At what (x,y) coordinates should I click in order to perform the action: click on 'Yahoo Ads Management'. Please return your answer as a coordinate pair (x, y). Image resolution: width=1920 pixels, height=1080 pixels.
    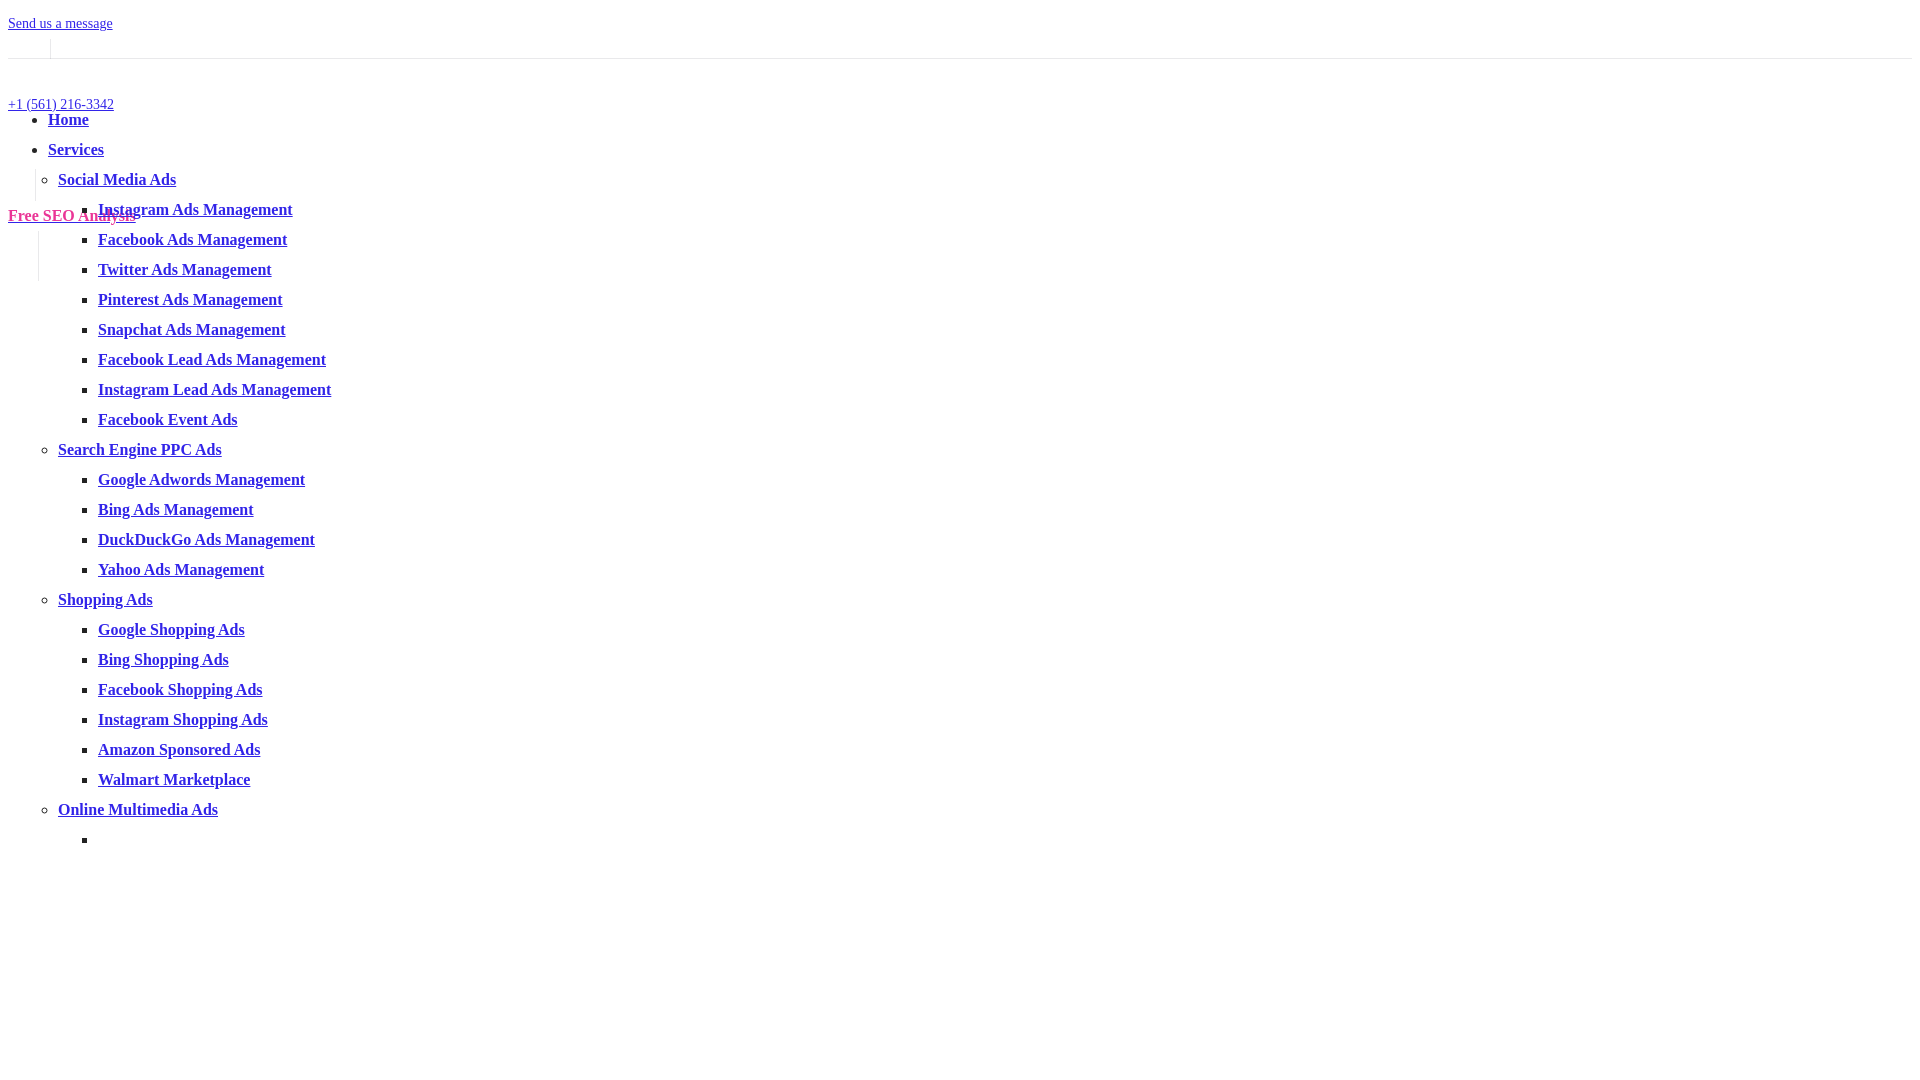
    Looking at the image, I should click on (181, 569).